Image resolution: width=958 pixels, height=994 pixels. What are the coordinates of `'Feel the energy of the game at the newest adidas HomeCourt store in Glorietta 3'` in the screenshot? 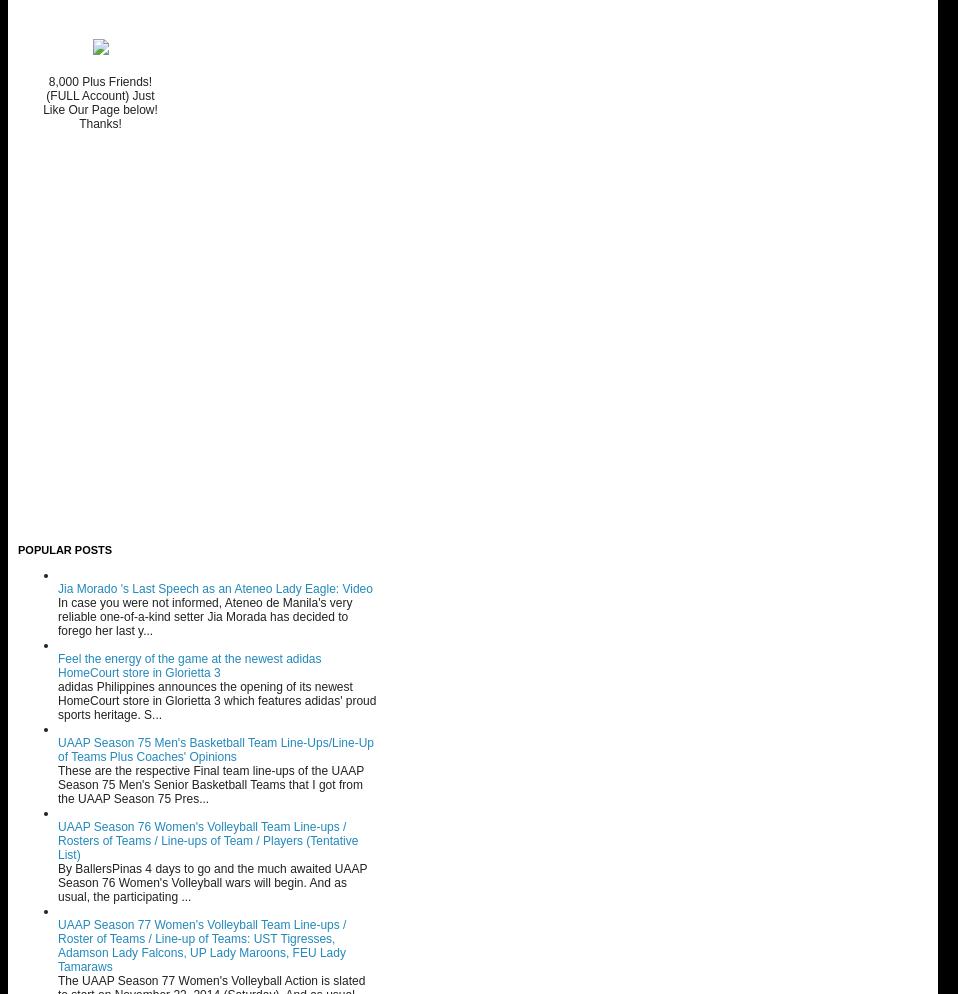 It's located at (56, 665).